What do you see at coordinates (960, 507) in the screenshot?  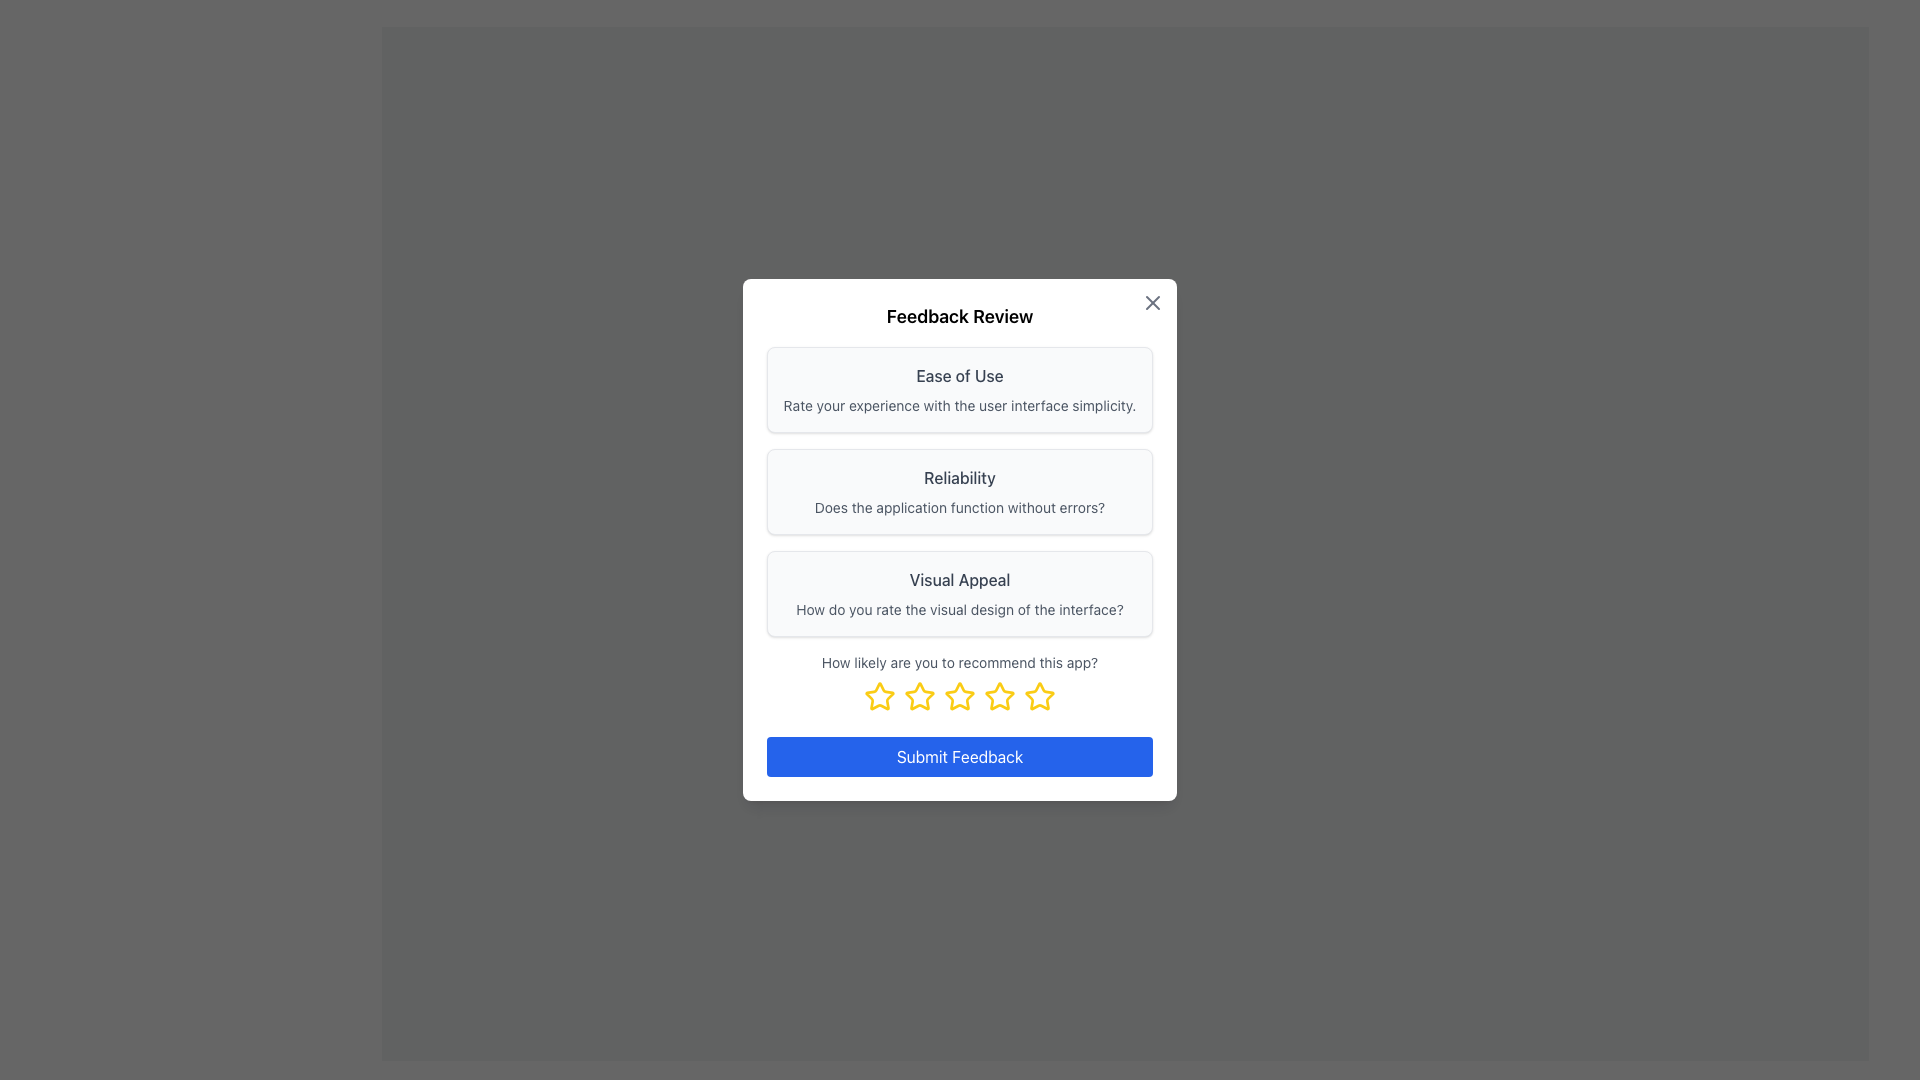 I see `the informational text component that presents a question about the reliability of the application, located below the heading 'Reliability'` at bounding box center [960, 507].